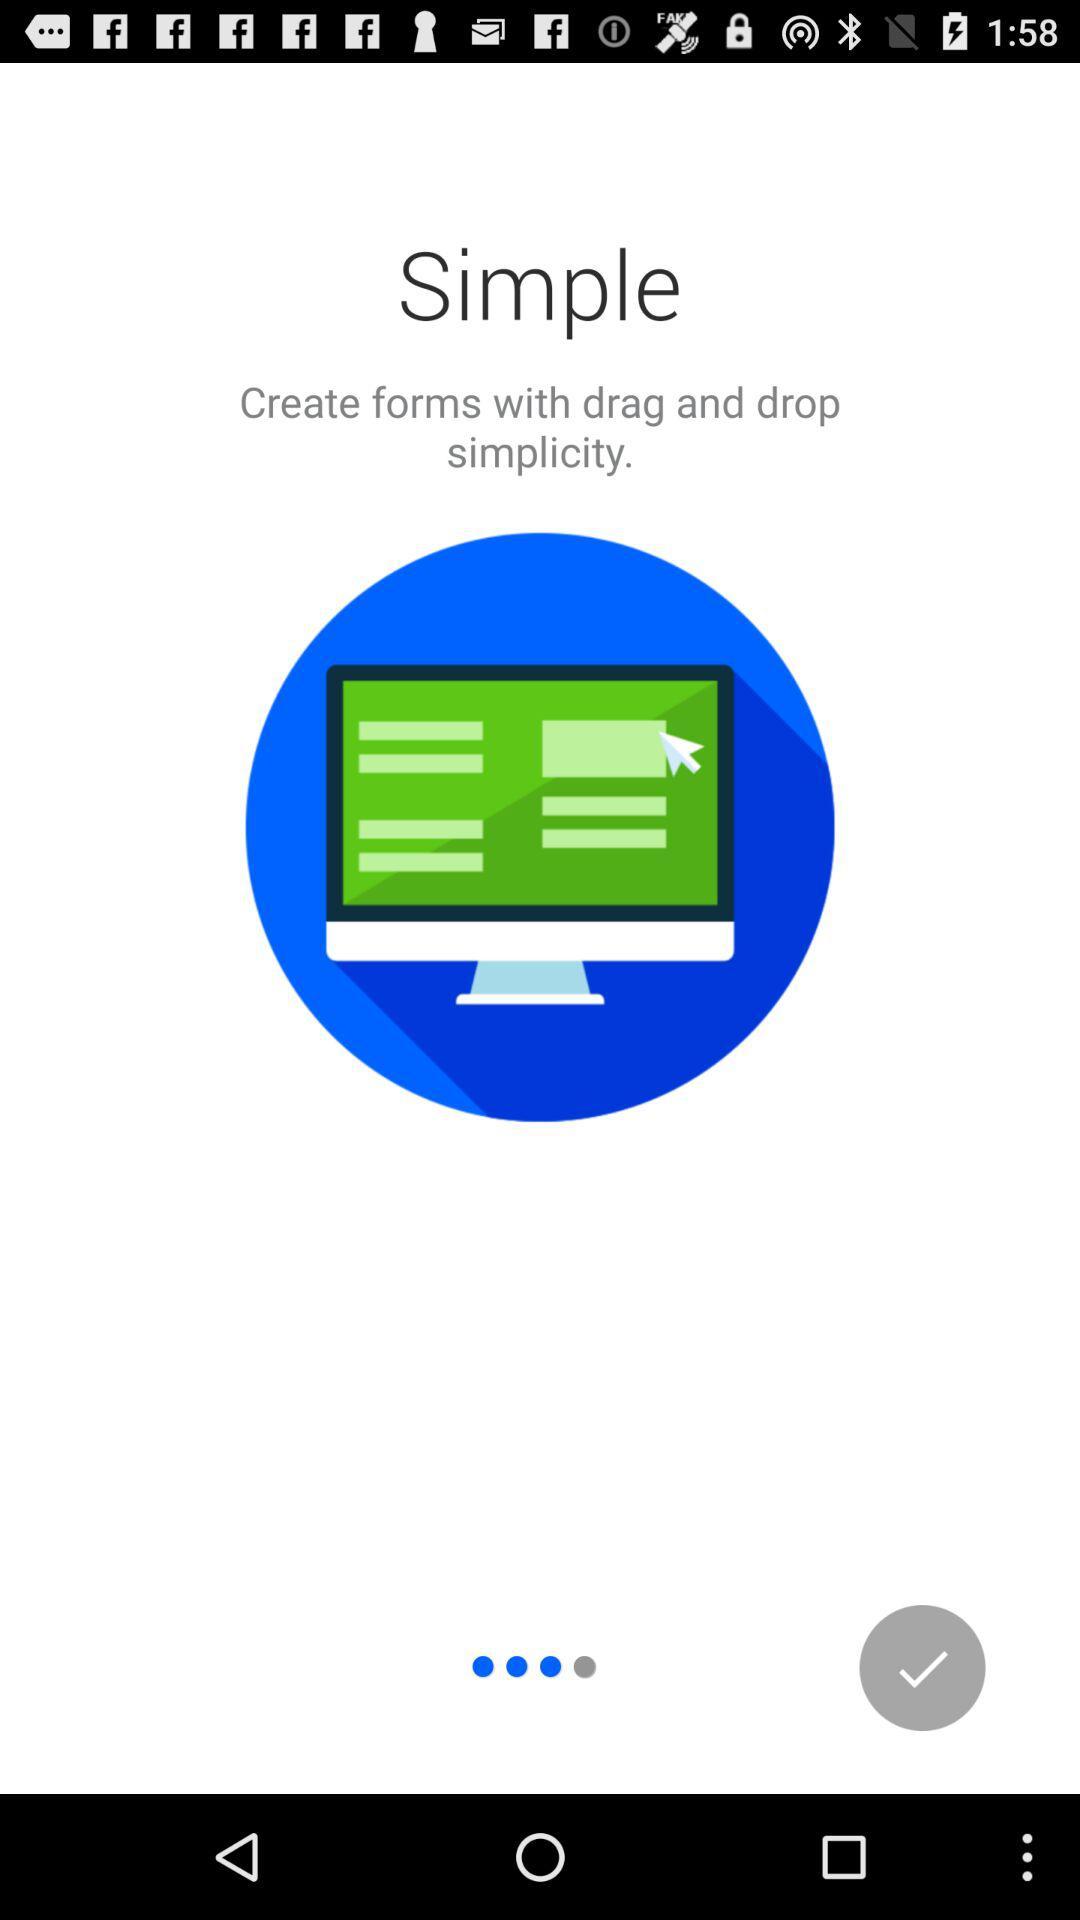 The image size is (1080, 1920). I want to click on the check icon, so click(922, 1785).